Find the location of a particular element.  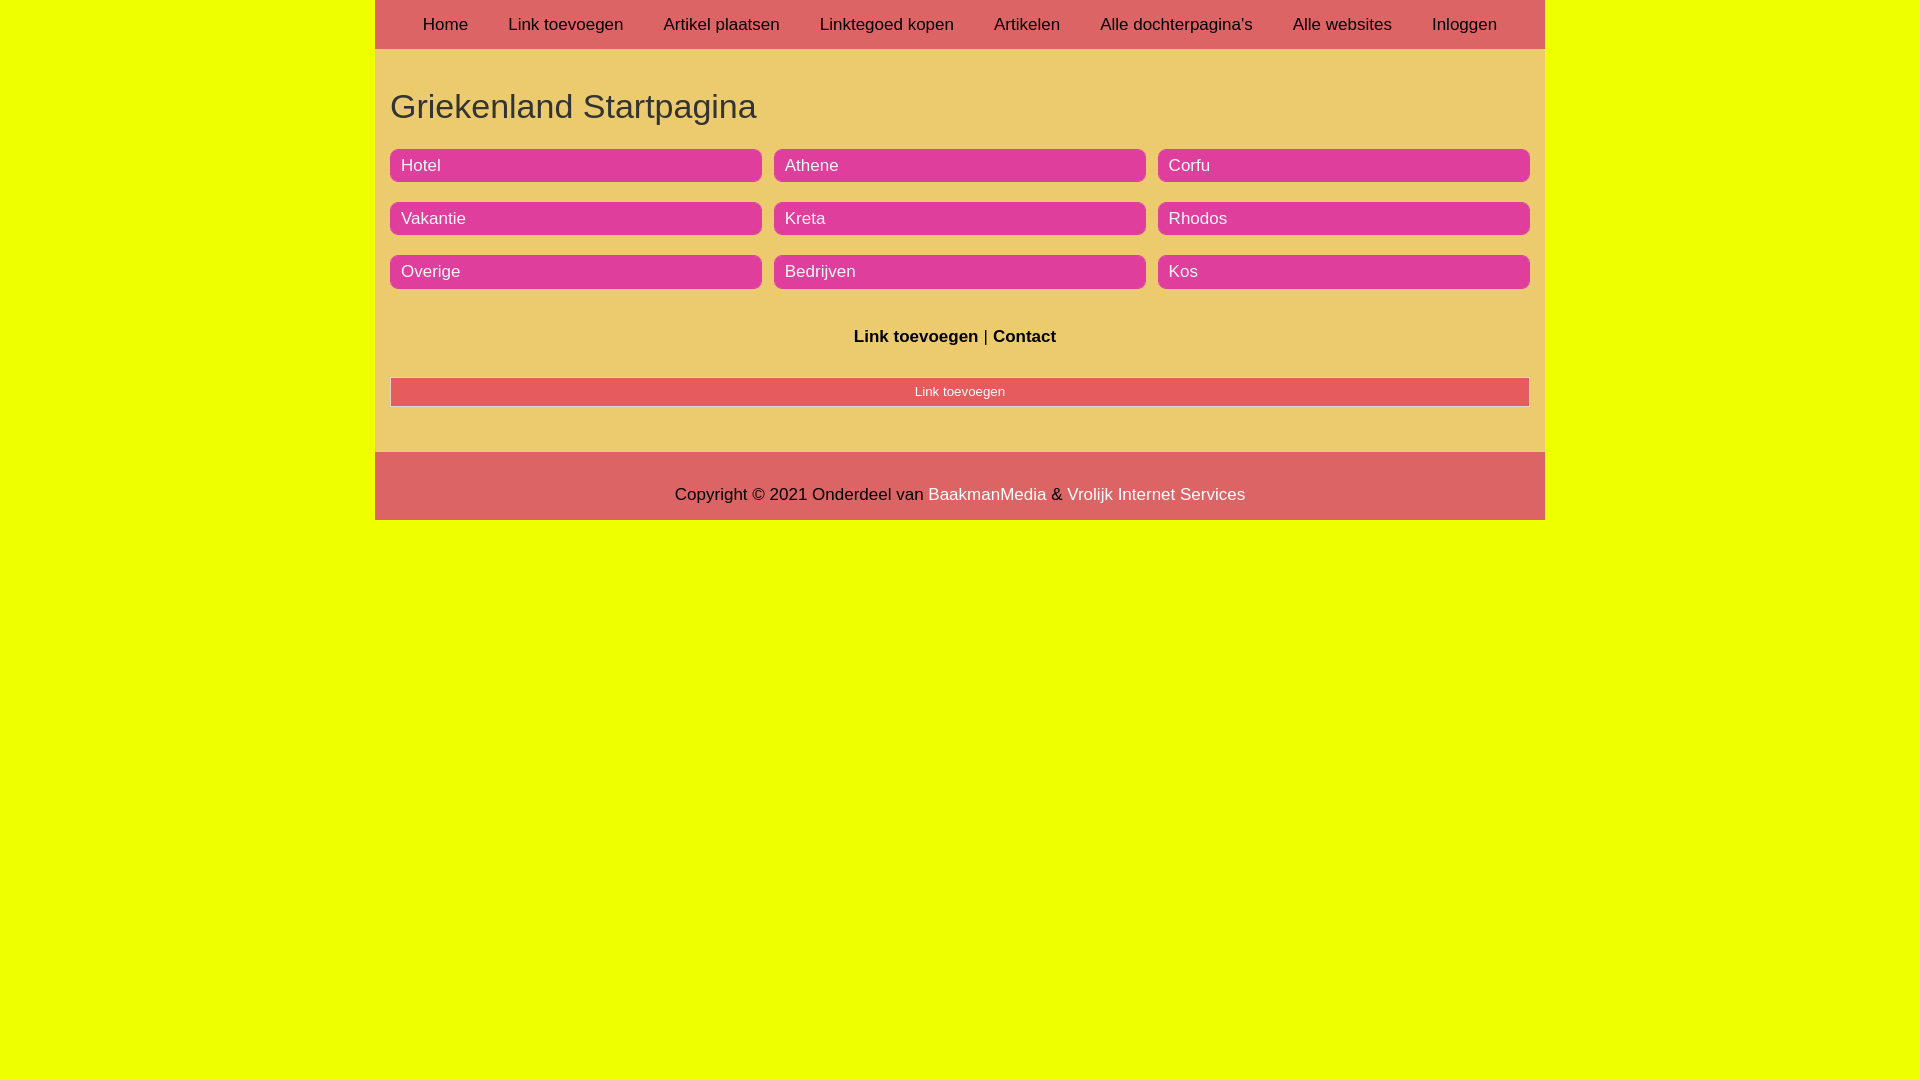

'BaakmanMedia' is located at coordinates (926, 494).